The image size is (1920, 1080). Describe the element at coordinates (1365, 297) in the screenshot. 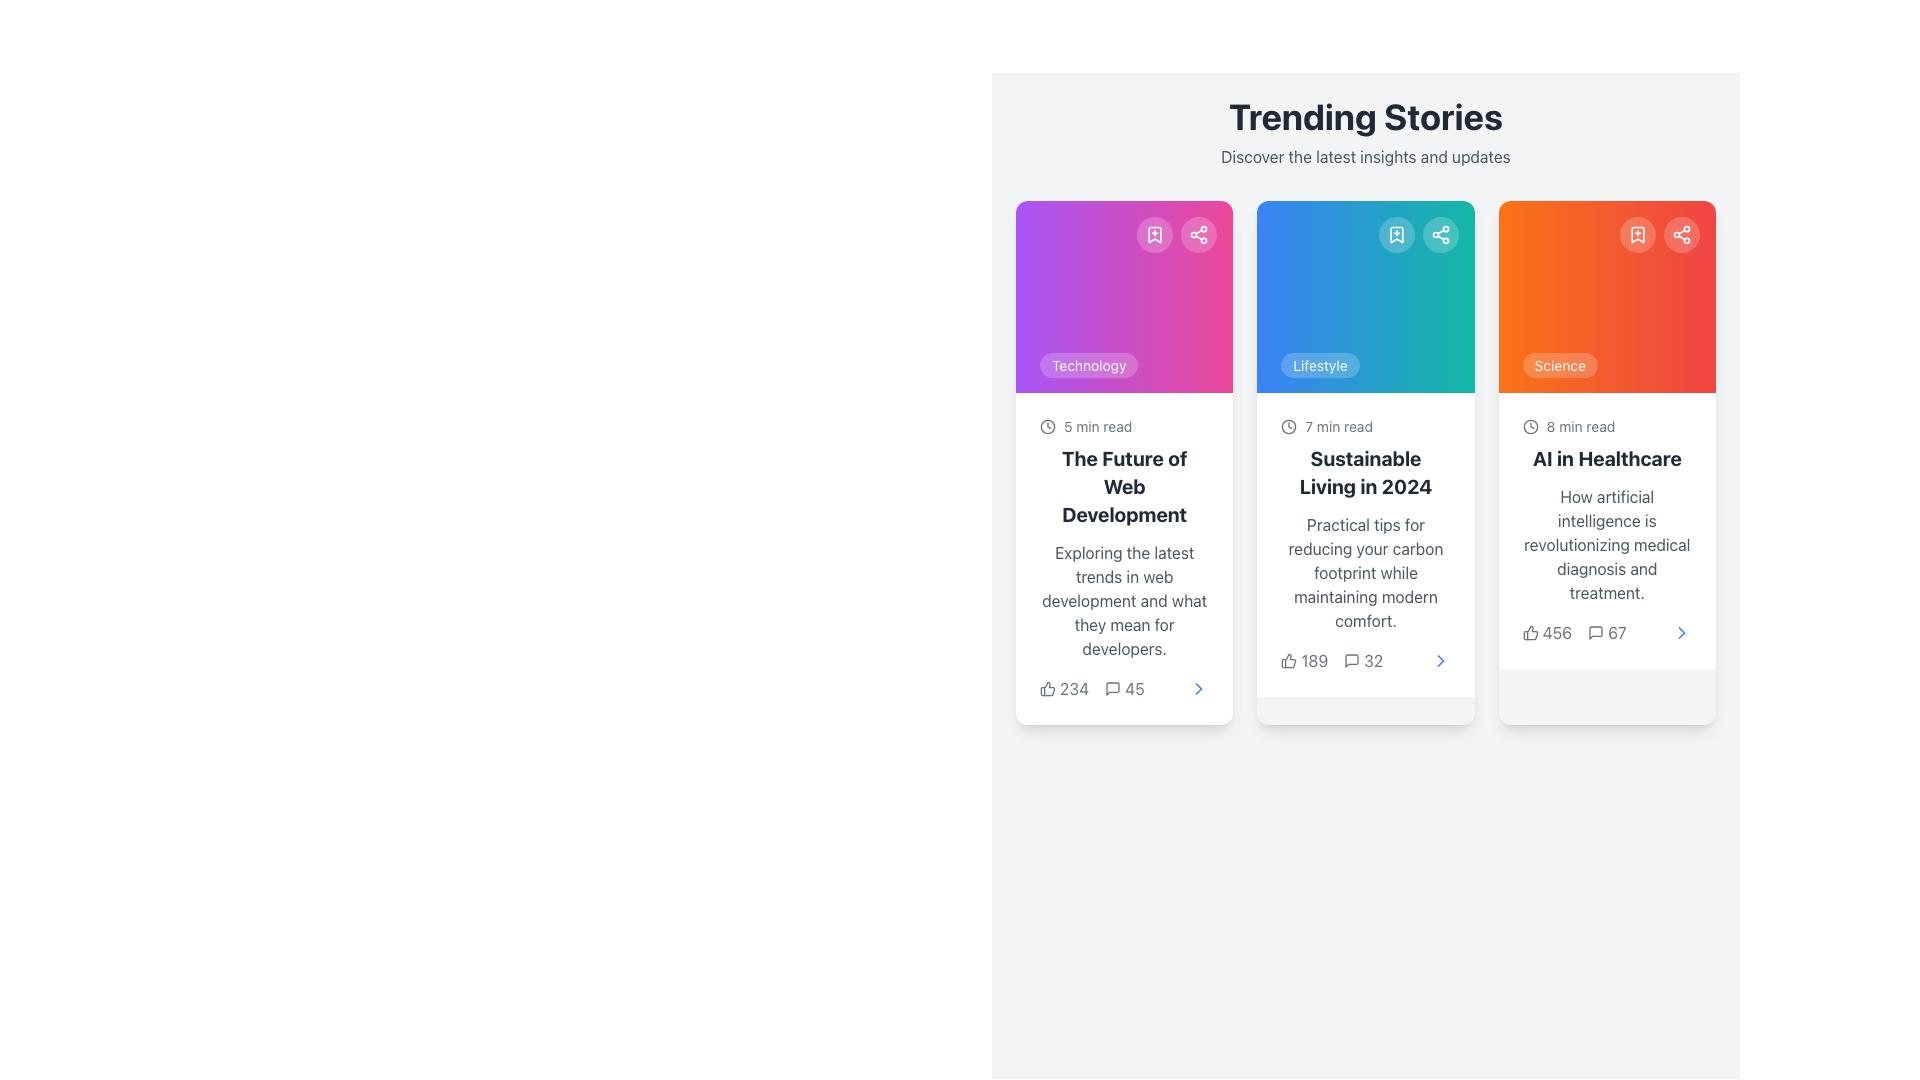

I see `the Header section with category label that features the text 'Lifestyle' at the bottom left, located in the gradient header area of the second card in the 'Trending Stories' section` at that location.